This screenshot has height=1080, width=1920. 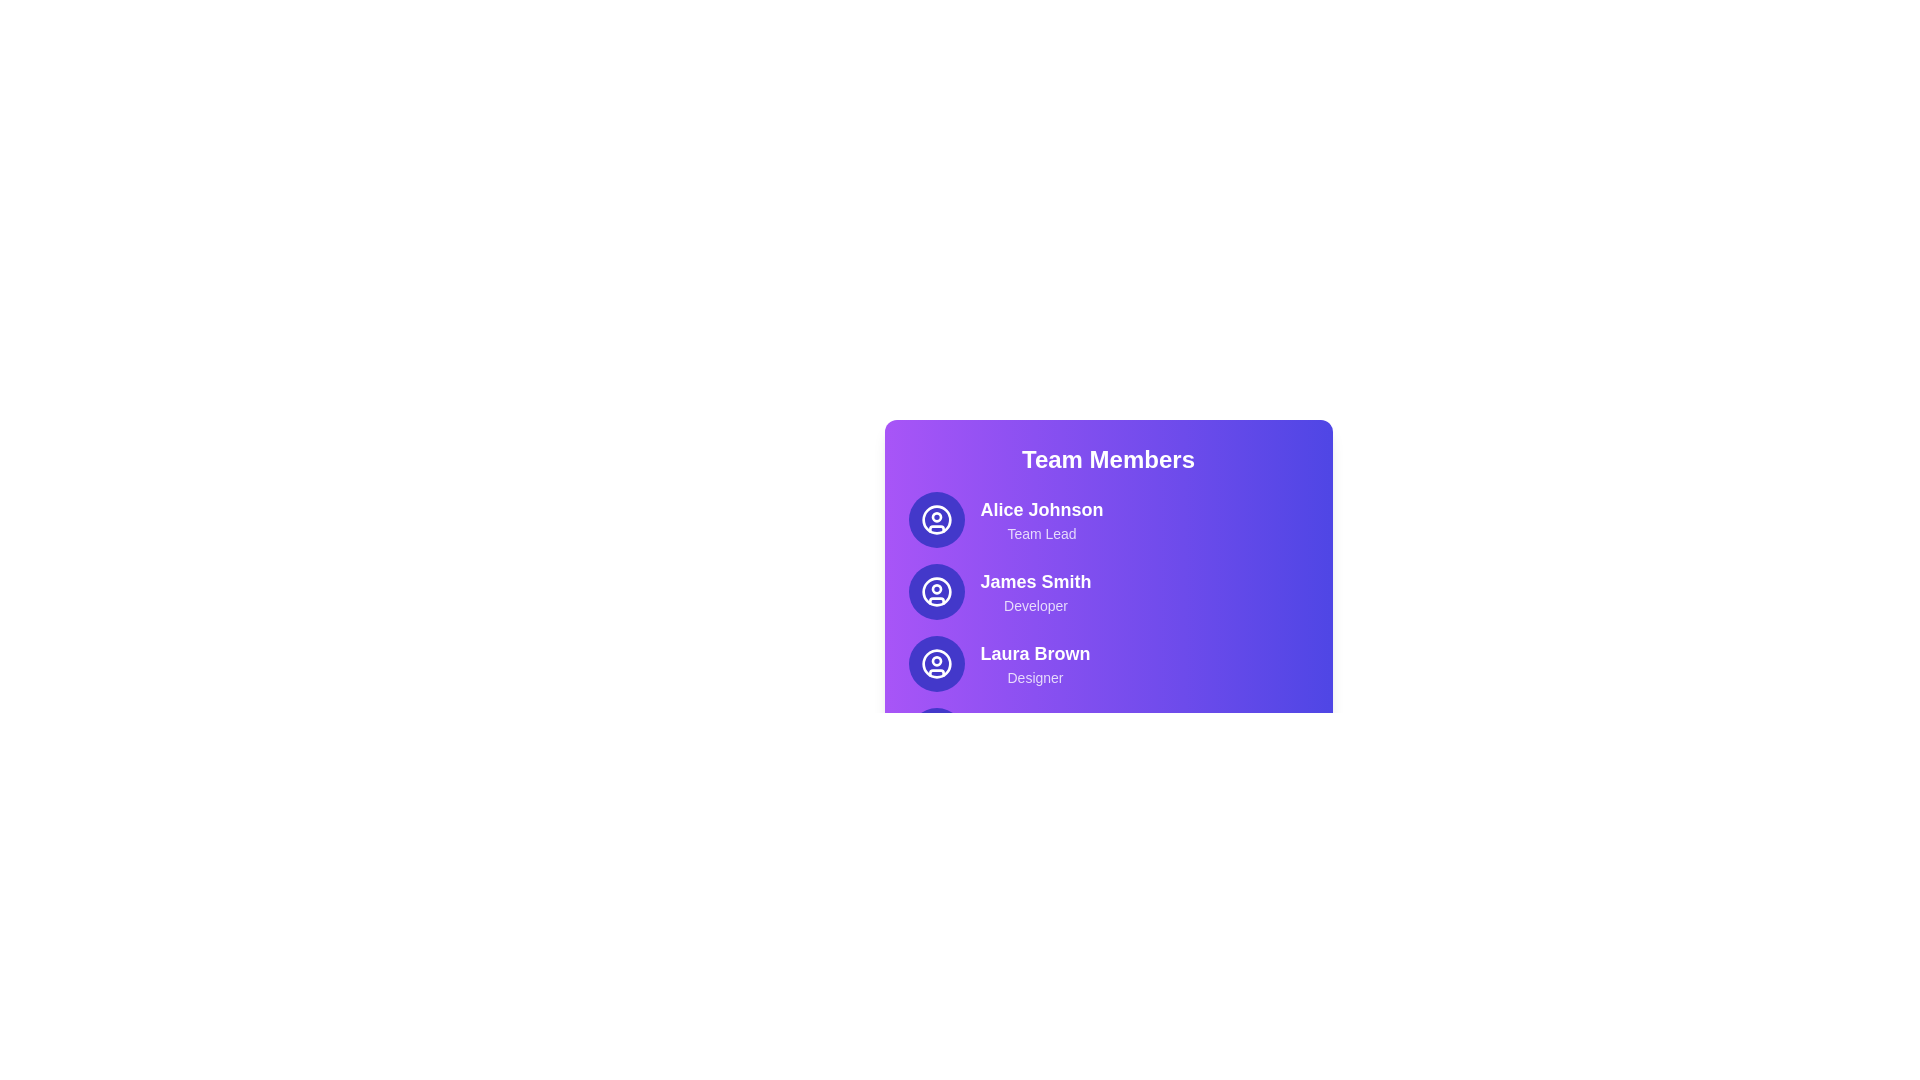 What do you see at coordinates (1035, 654) in the screenshot?
I see `the static text element displaying 'Laura Brown', which is the top text in the third entry of a team member list, styled with a bold font and white color, located under 'Alice Johnson' and 'James Smith'` at bounding box center [1035, 654].